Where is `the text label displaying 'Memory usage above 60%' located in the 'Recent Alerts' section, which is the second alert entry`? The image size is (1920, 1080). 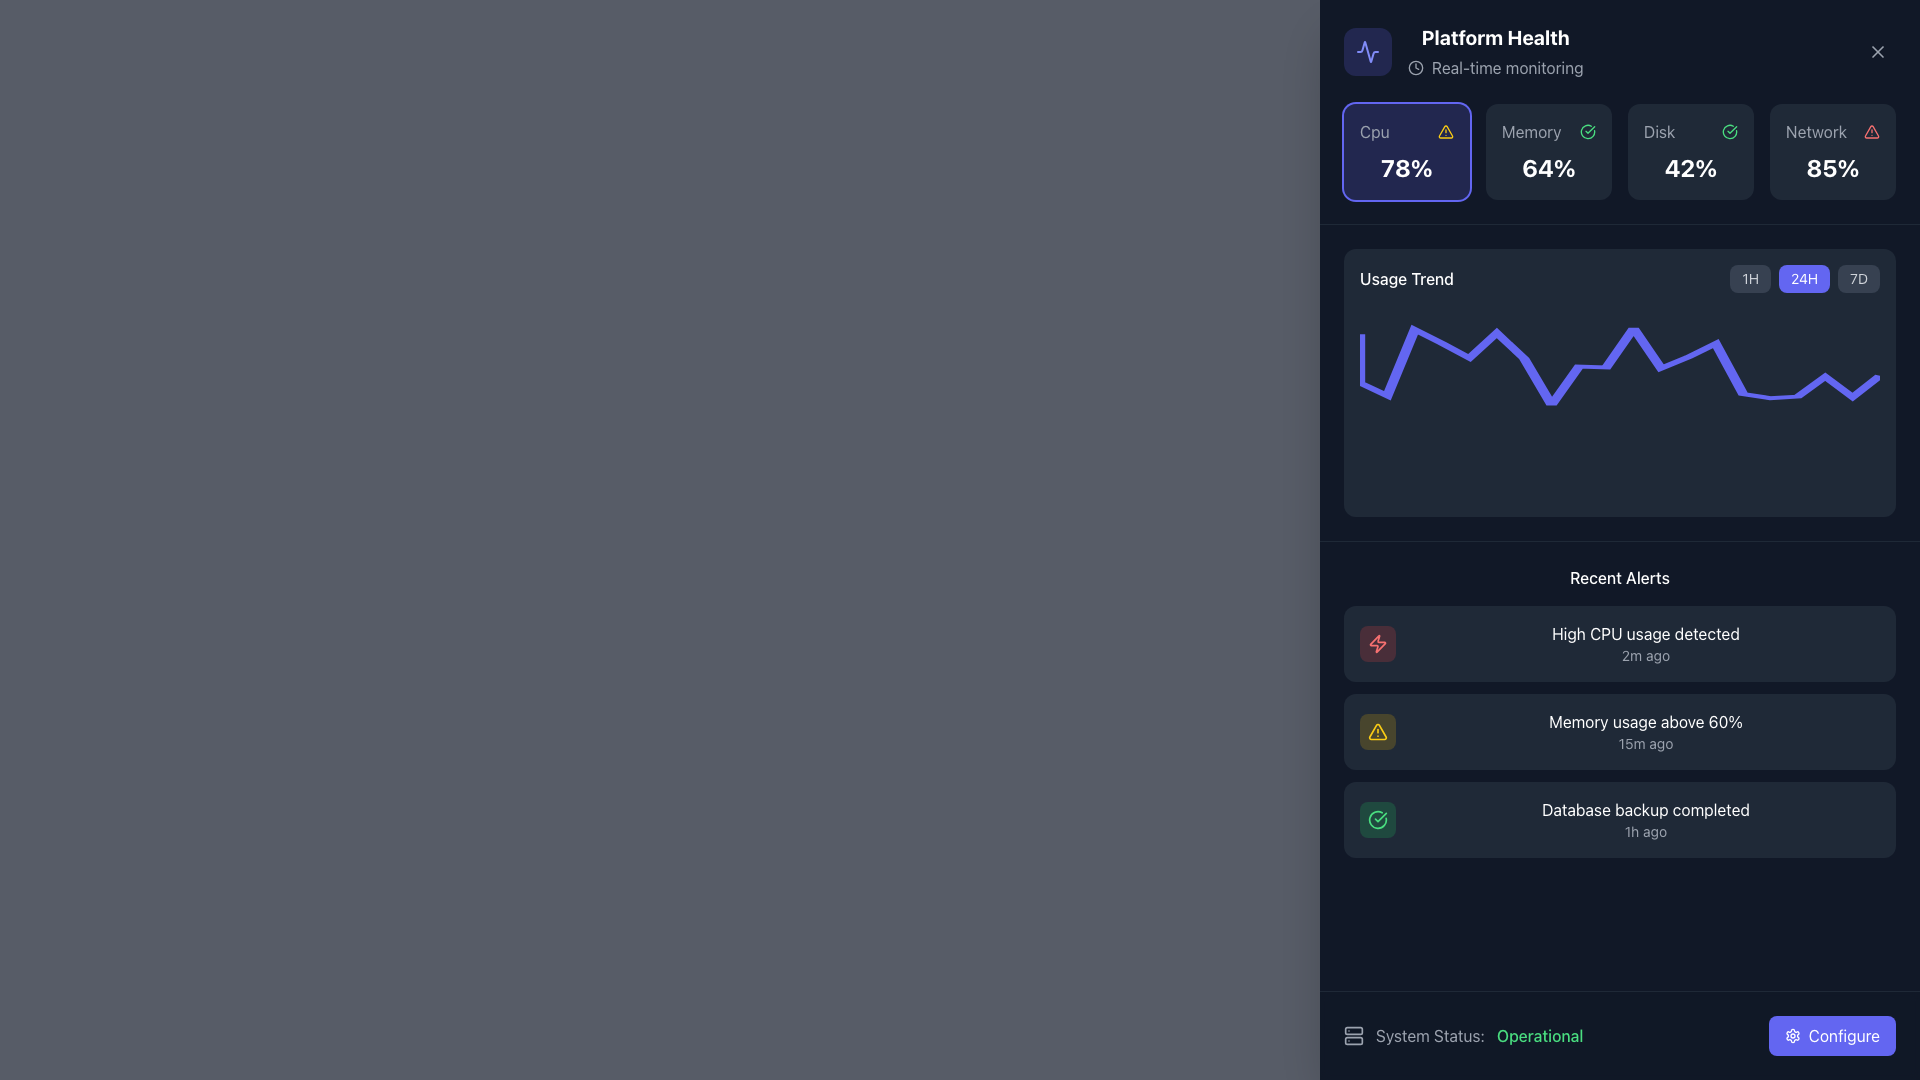
the text label displaying 'Memory usage above 60%' located in the 'Recent Alerts' section, which is the second alert entry is located at coordinates (1646, 721).